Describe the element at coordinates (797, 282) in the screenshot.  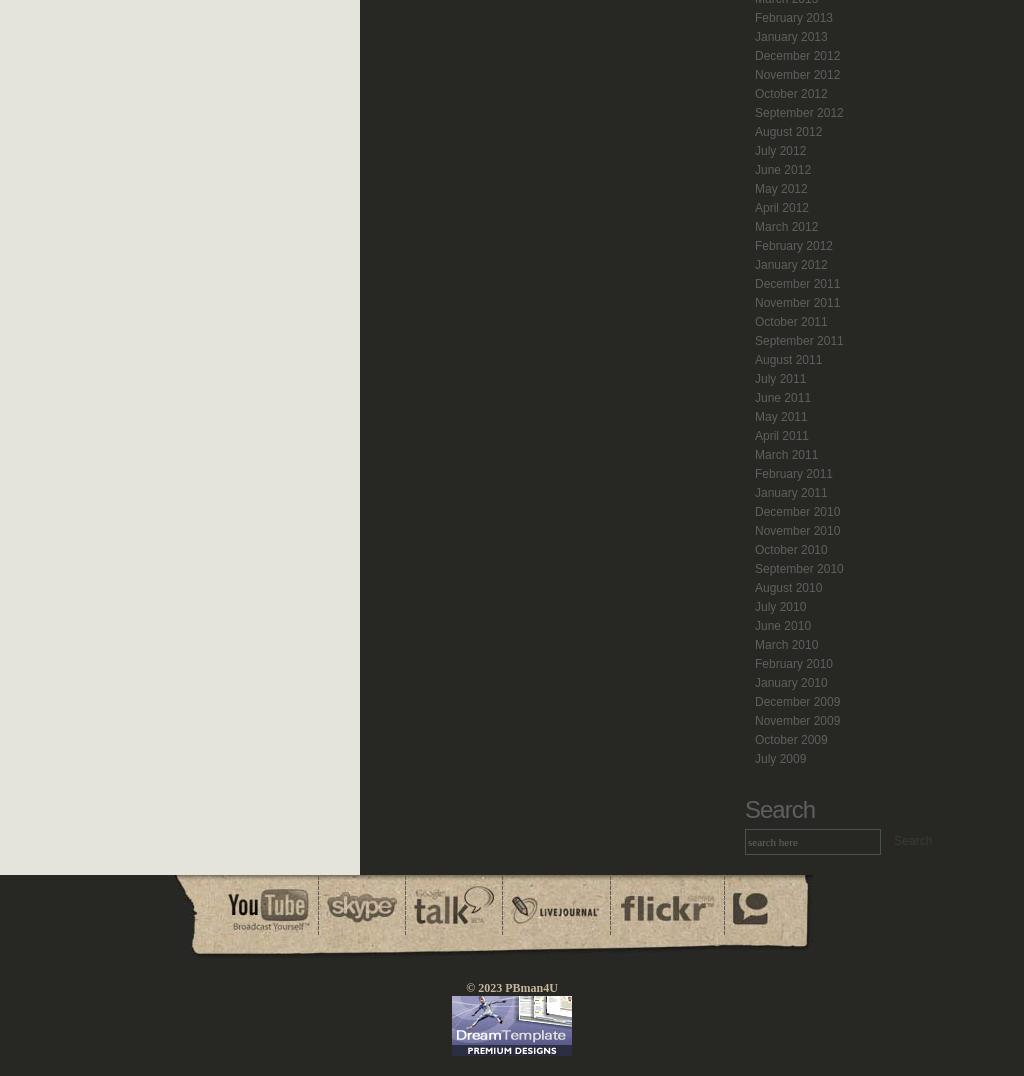
I see `'December 2011'` at that location.